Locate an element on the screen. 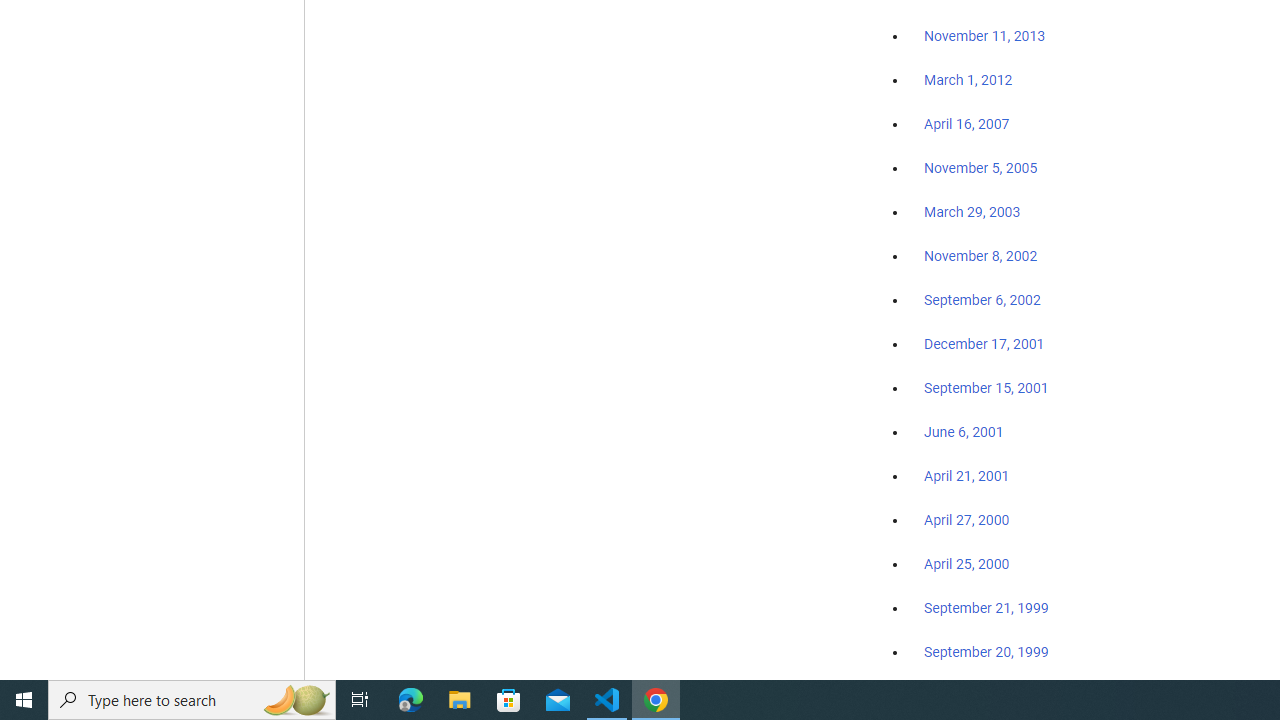 The width and height of the screenshot is (1280, 720). 'November 8, 2002' is located at coordinates (981, 255).